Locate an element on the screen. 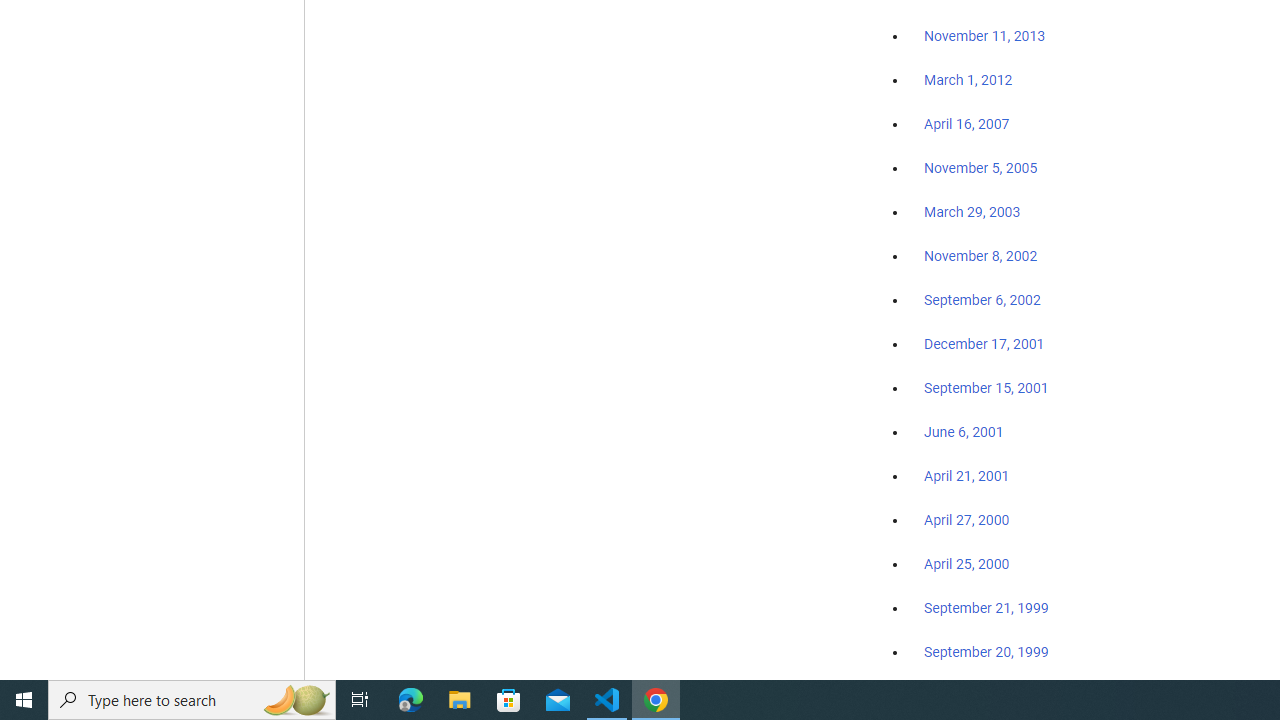 The width and height of the screenshot is (1280, 720). 'November 8, 2002' is located at coordinates (981, 255).